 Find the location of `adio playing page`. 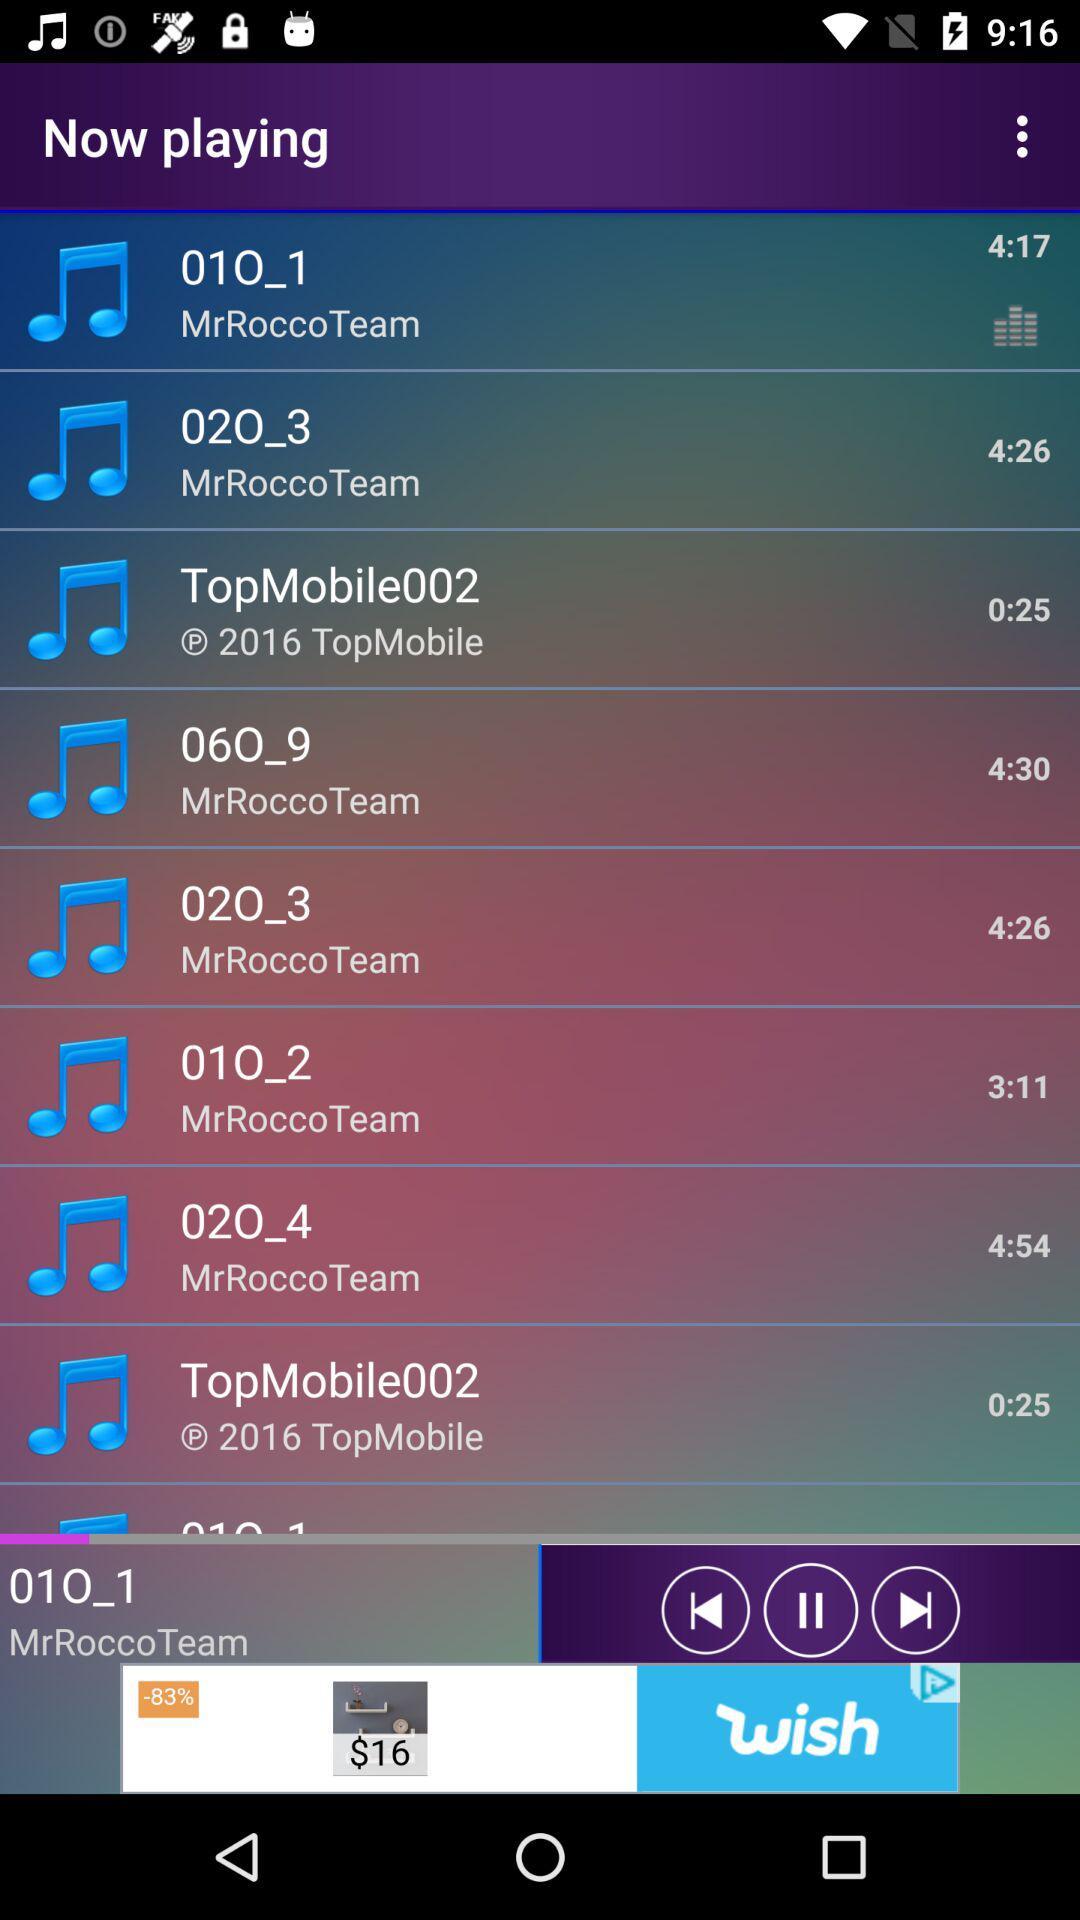

adio playing page is located at coordinates (704, 1610).